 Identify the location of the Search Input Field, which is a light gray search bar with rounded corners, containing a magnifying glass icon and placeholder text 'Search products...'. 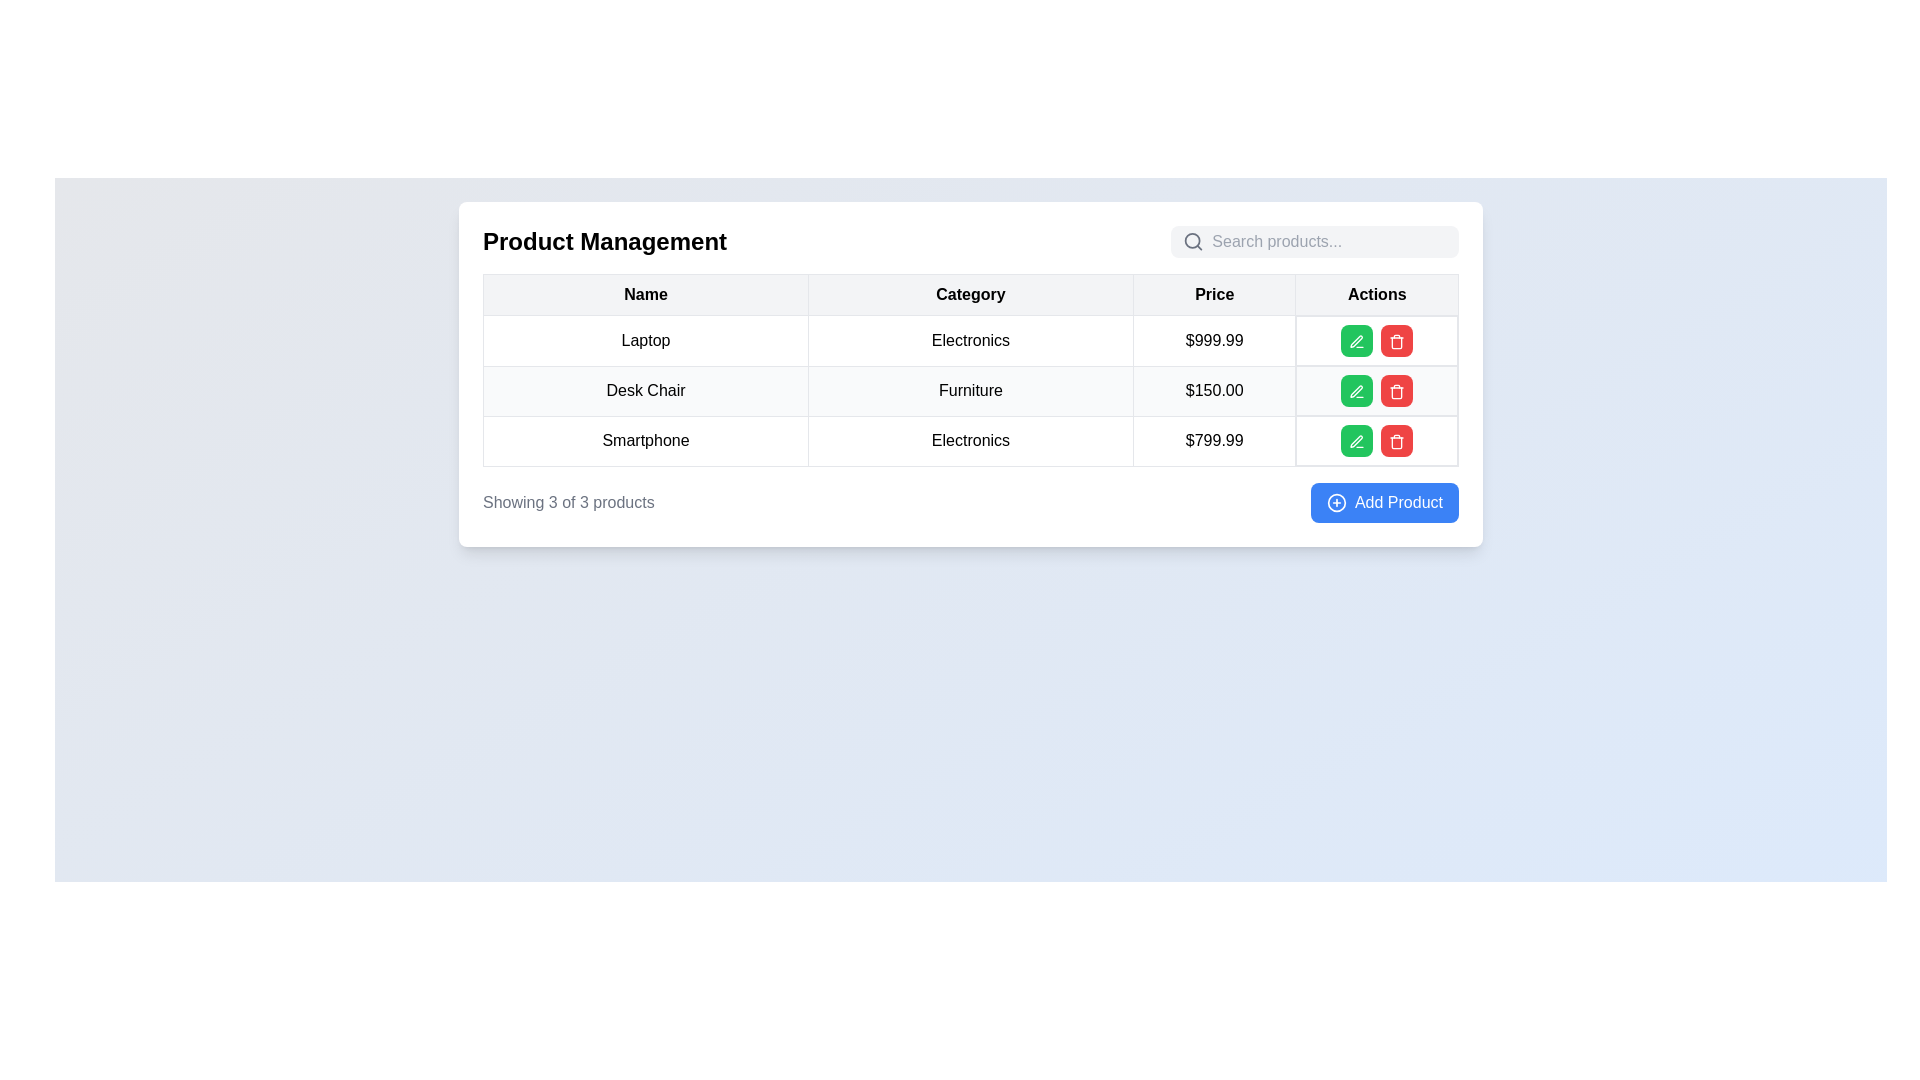
(1315, 241).